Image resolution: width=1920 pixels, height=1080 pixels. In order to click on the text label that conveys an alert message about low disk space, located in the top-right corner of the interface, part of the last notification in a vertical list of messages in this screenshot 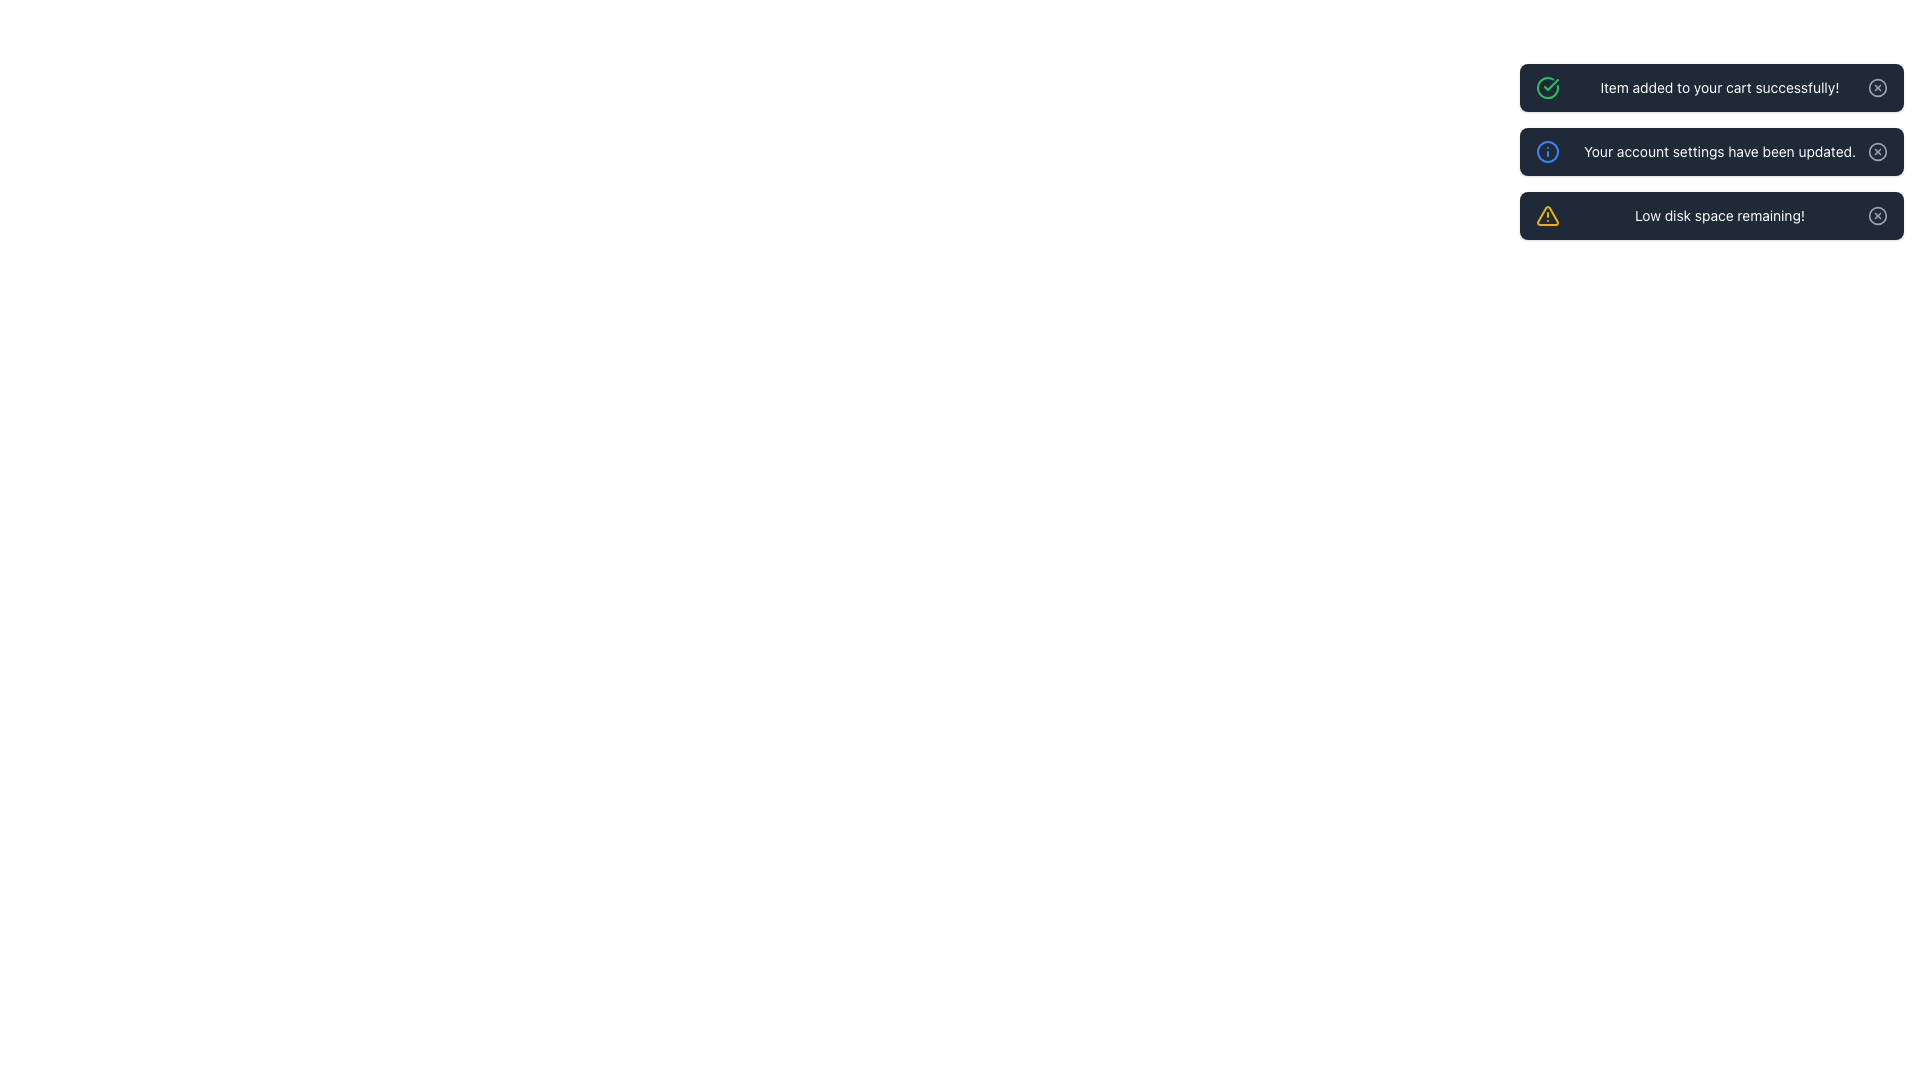, I will do `click(1718, 216)`.